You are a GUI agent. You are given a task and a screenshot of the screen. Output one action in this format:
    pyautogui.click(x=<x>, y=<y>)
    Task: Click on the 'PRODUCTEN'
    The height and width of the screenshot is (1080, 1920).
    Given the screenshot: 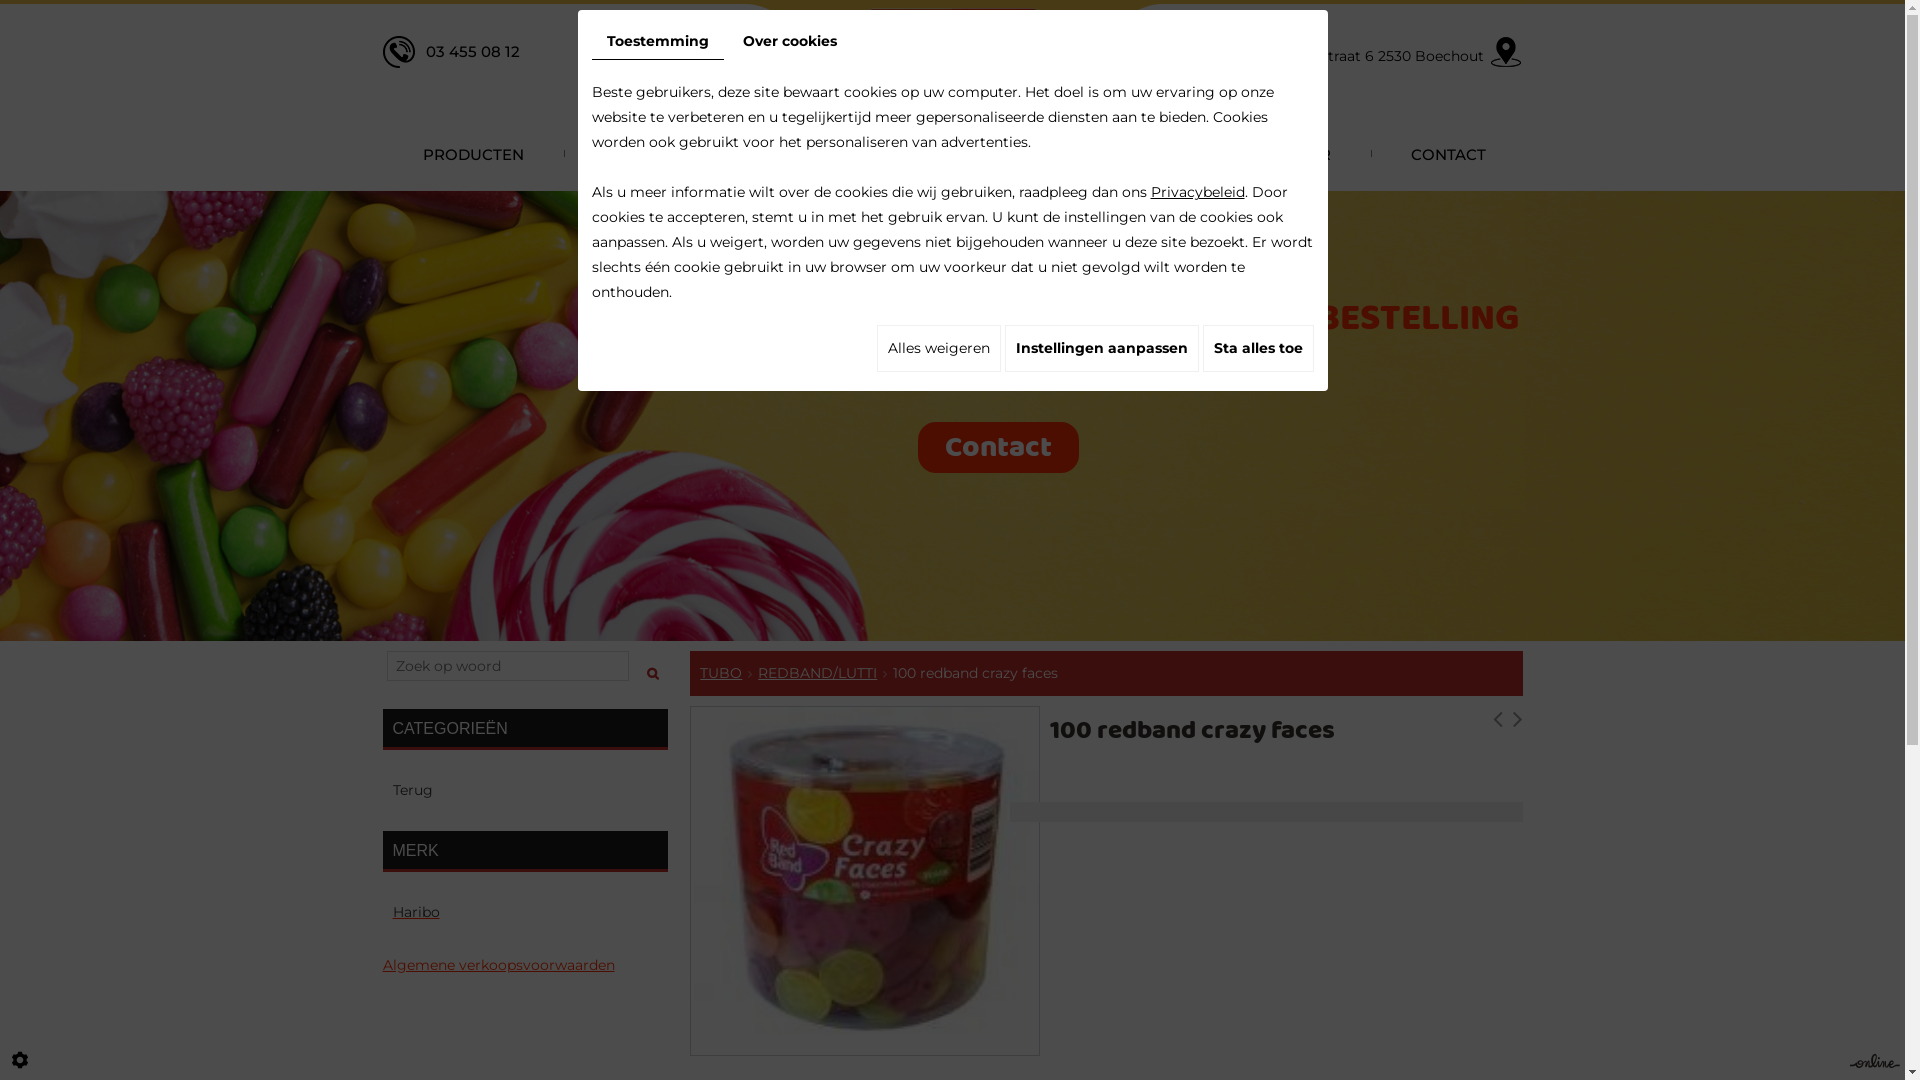 What is the action you would take?
    pyautogui.click(x=382, y=152)
    